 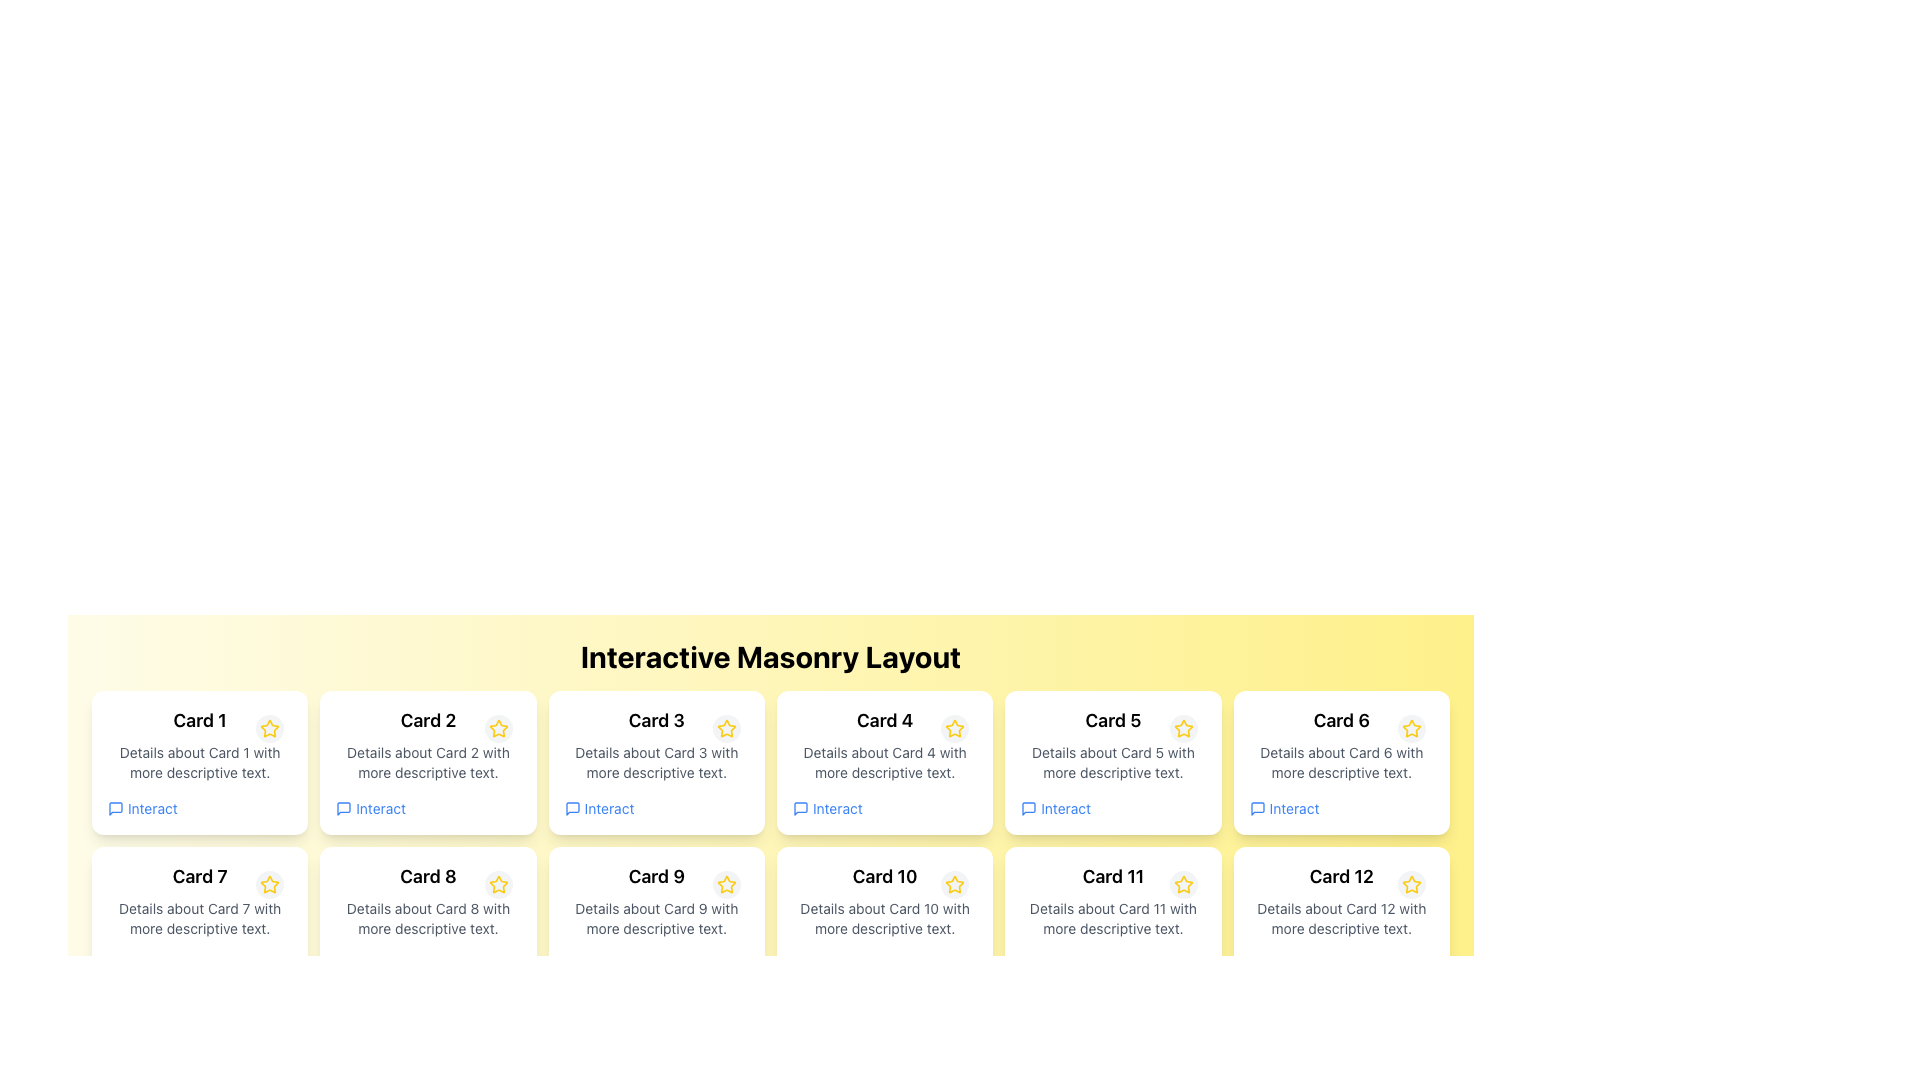 I want to click on the header text located at the top of 'Card 6', which is the sixth card in a masonry layout, so click(x=1341, y=721).